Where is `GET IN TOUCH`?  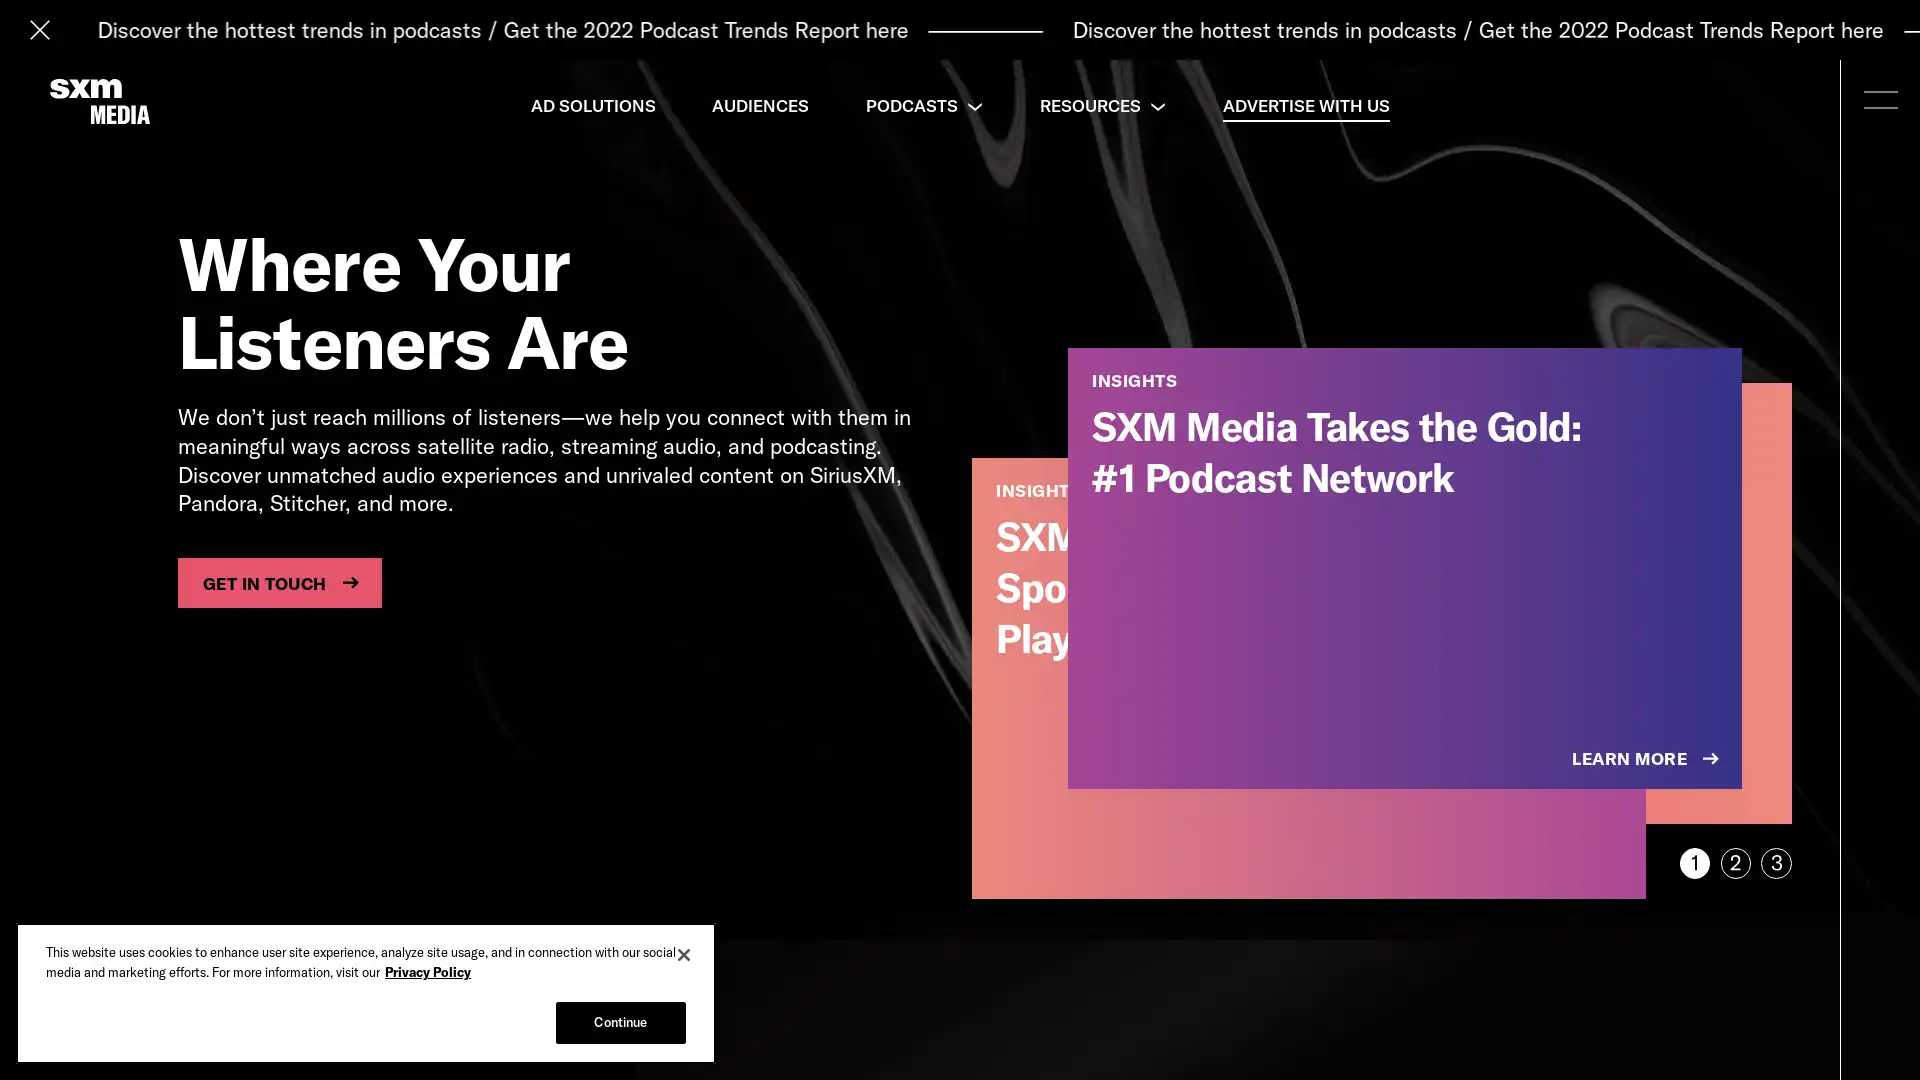
GET IN TOUCH is located at coordinates (278, 582).